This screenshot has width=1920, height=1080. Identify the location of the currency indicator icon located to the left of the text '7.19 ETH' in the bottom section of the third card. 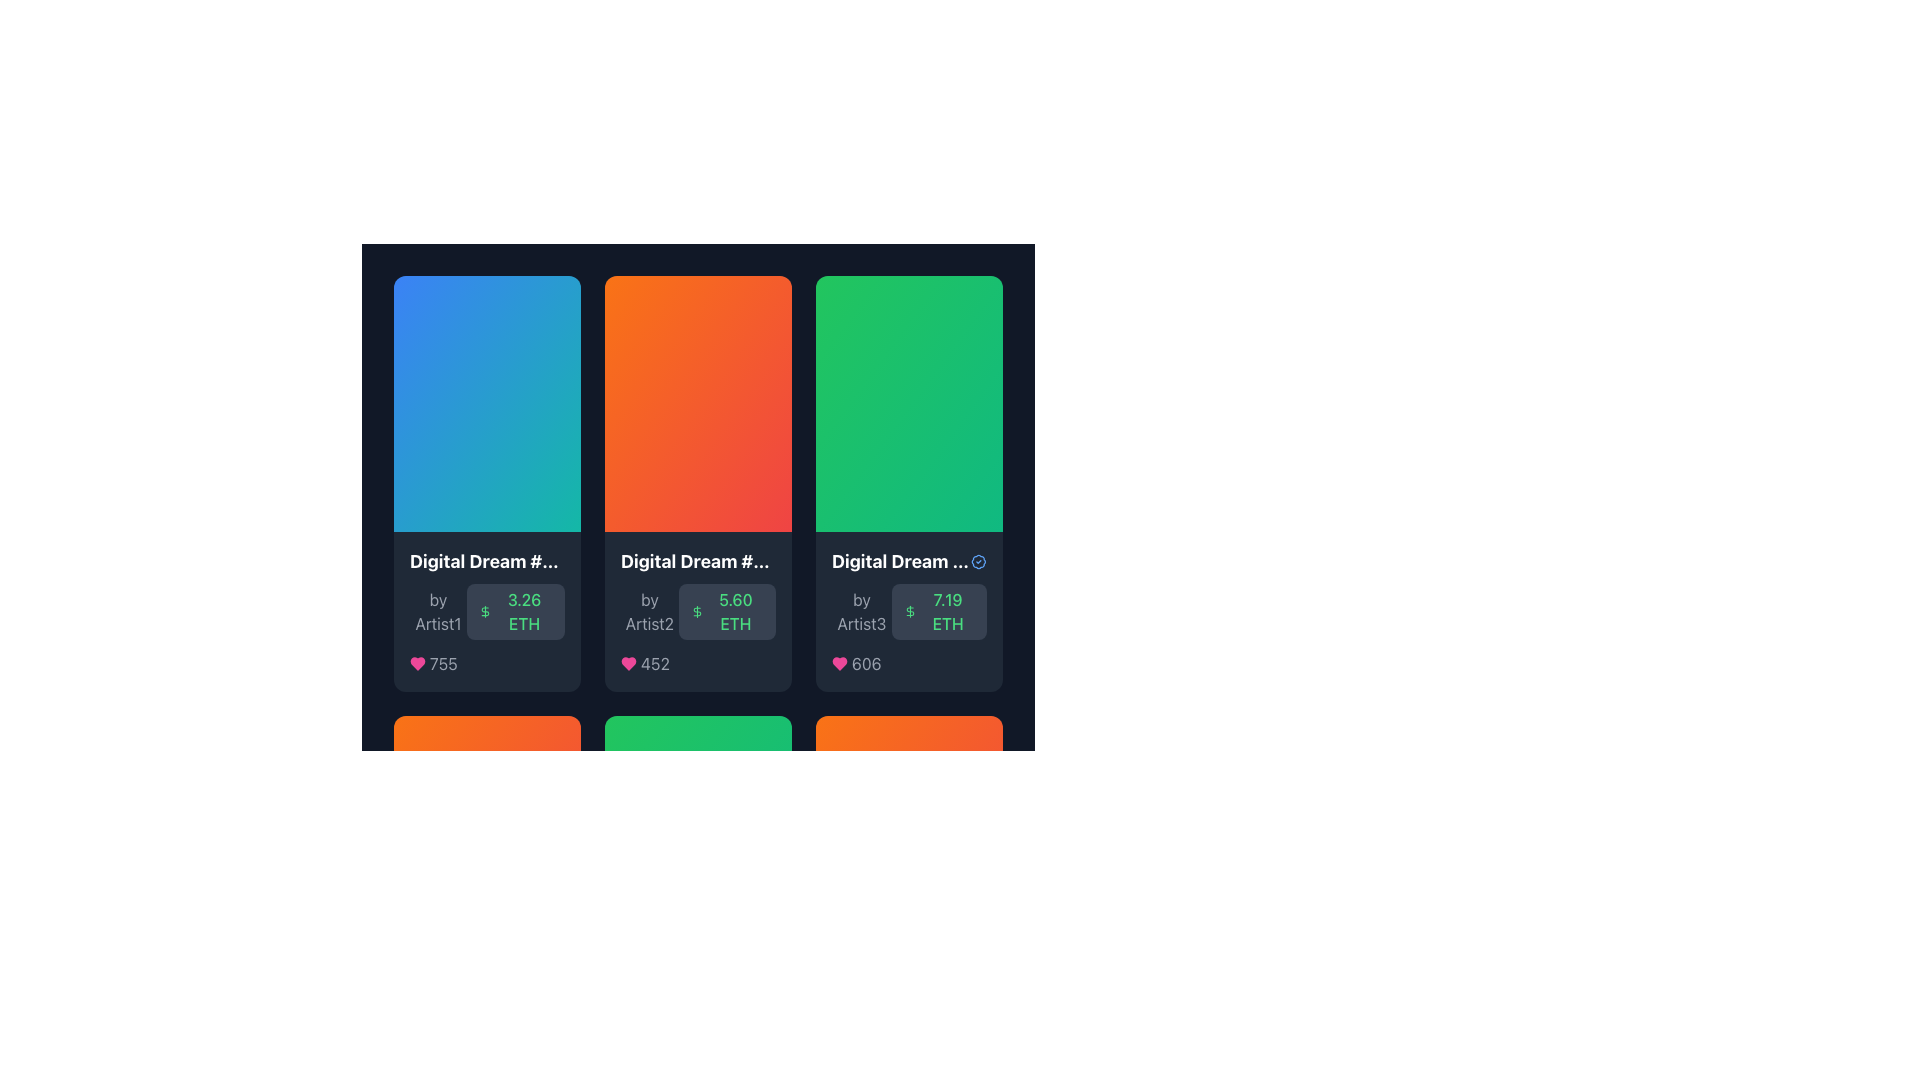
(909, 611).